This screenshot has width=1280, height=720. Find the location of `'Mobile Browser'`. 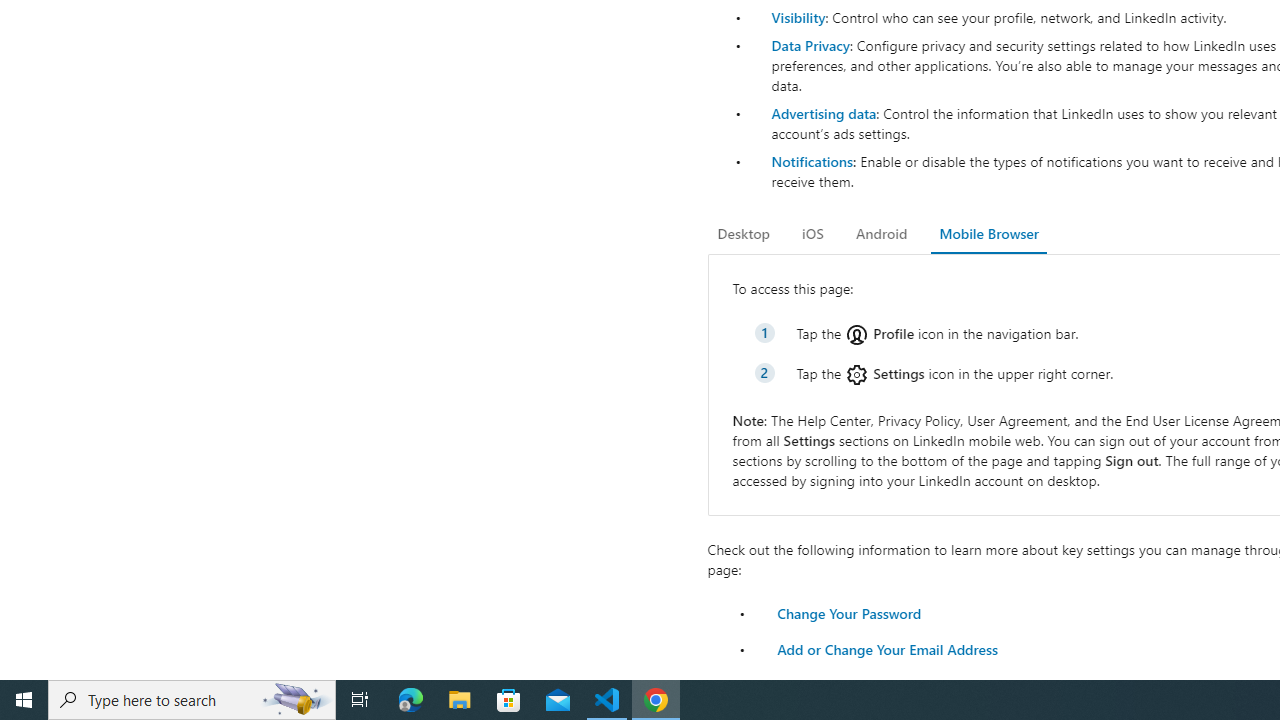

'Mobile Browser' is located at coordinates (988, 233).